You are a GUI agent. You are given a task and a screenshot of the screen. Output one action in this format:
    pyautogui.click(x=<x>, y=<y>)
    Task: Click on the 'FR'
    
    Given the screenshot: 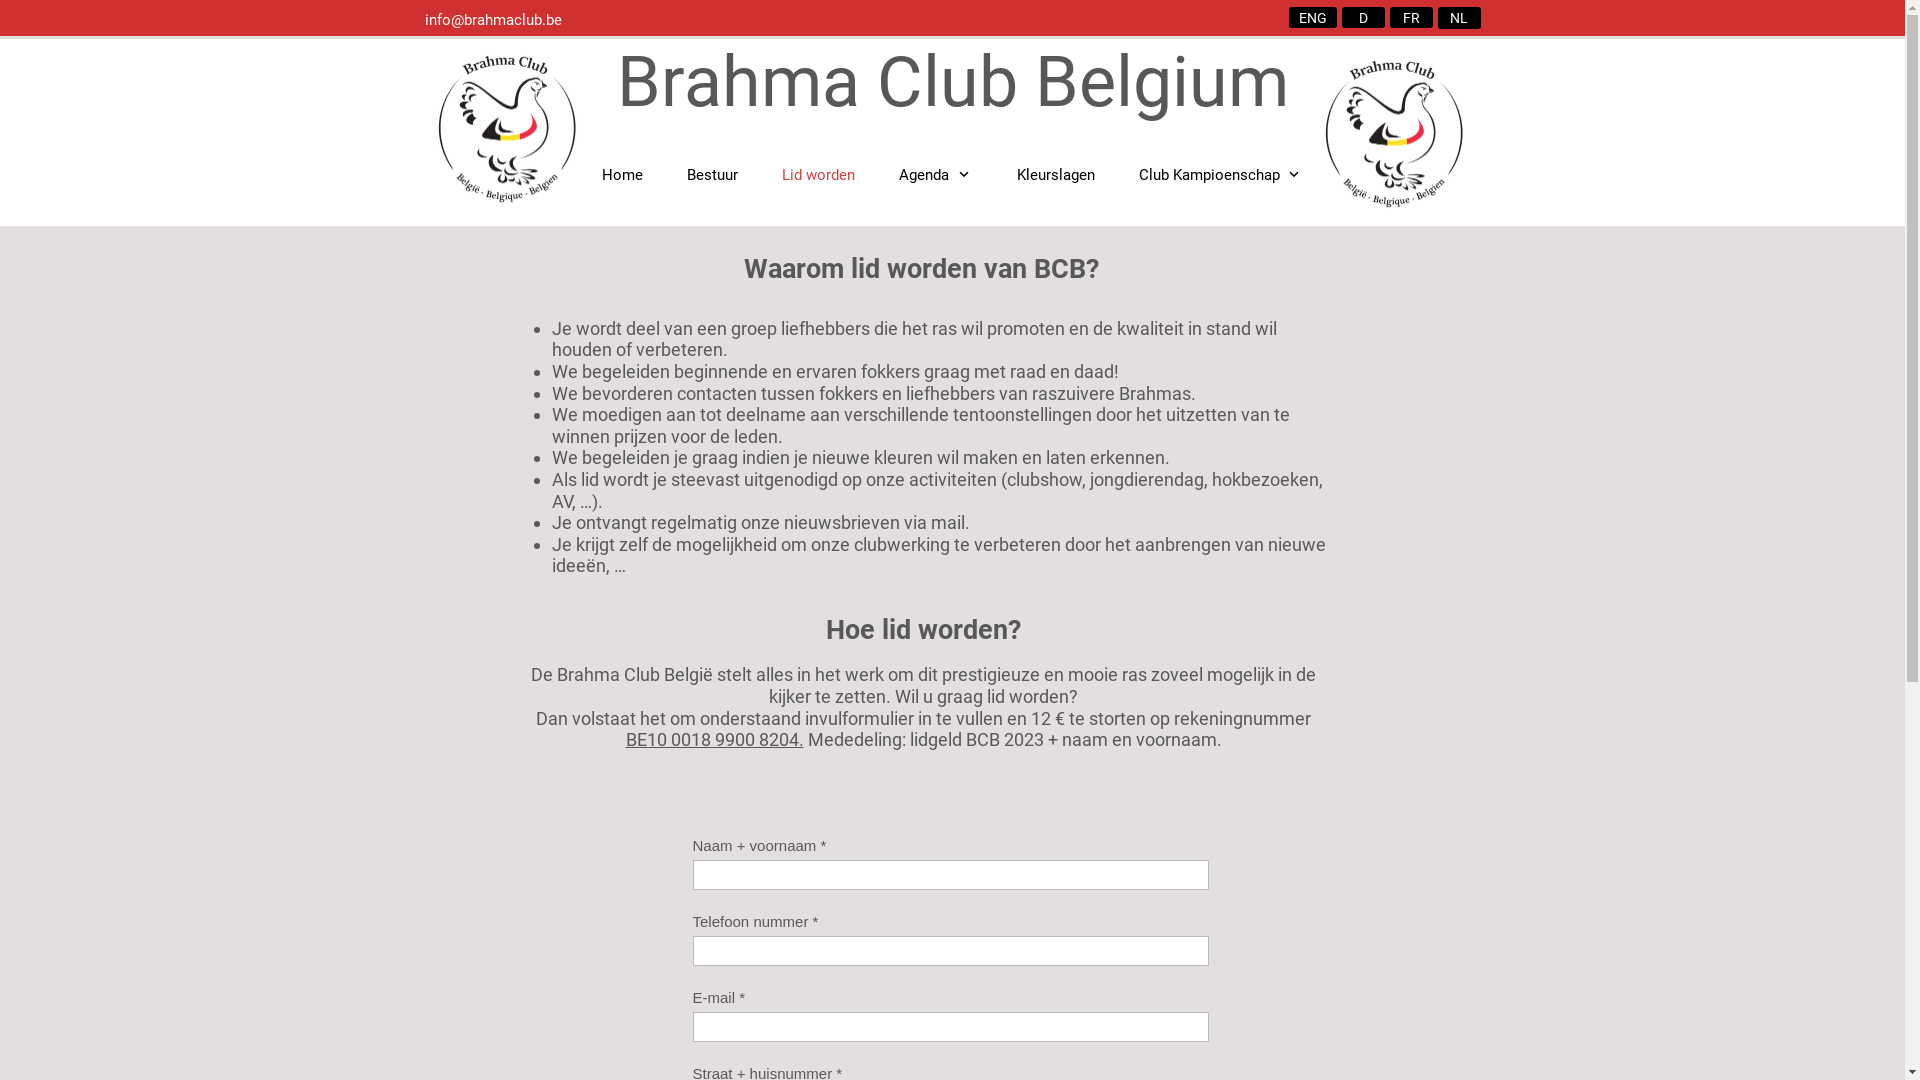 What is the action you would take?
    pyautogui.click(x=1410, y=17)
    